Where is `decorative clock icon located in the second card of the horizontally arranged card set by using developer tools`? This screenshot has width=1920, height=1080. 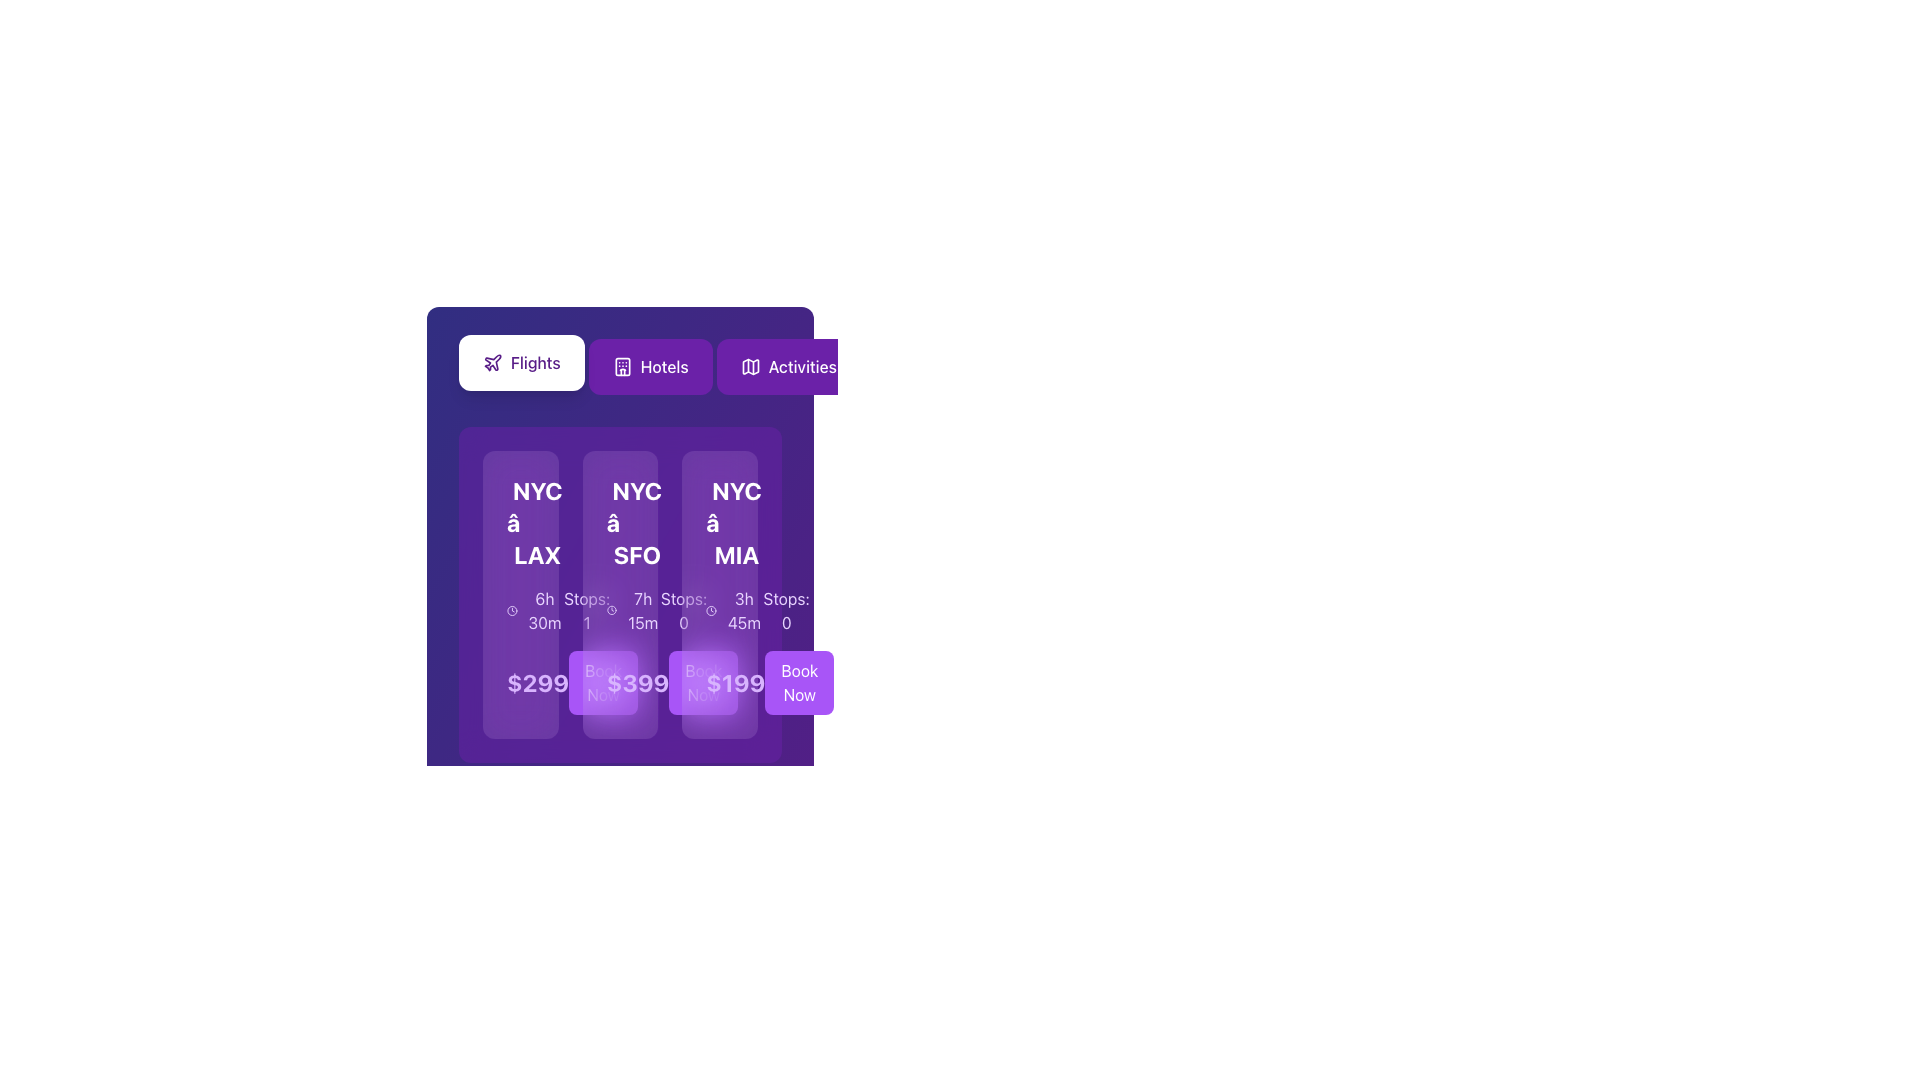 decorative clock icon located in the second card of the horizontally arranged card set by using developer tools is located at coordinates (579, 523).